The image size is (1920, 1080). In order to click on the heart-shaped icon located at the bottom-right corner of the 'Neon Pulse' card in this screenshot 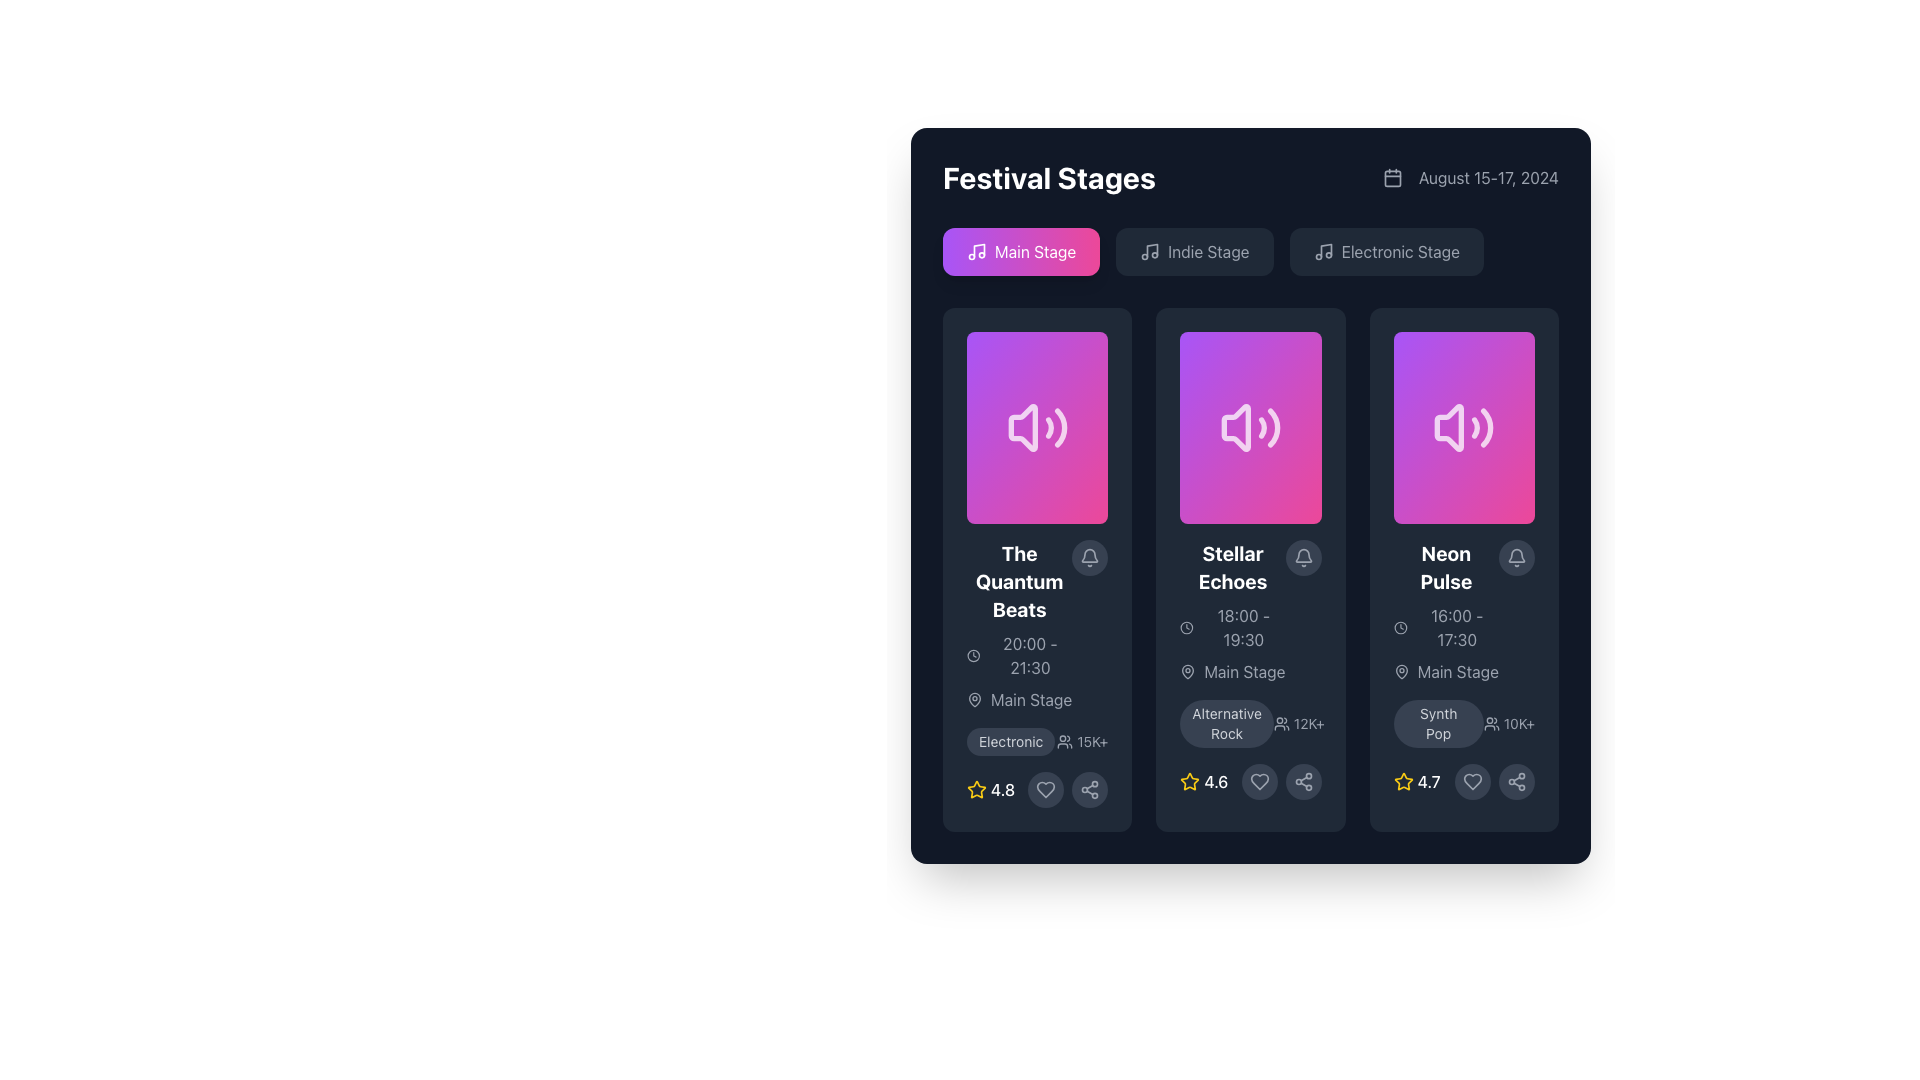, I will do `click(1473, 781)`.